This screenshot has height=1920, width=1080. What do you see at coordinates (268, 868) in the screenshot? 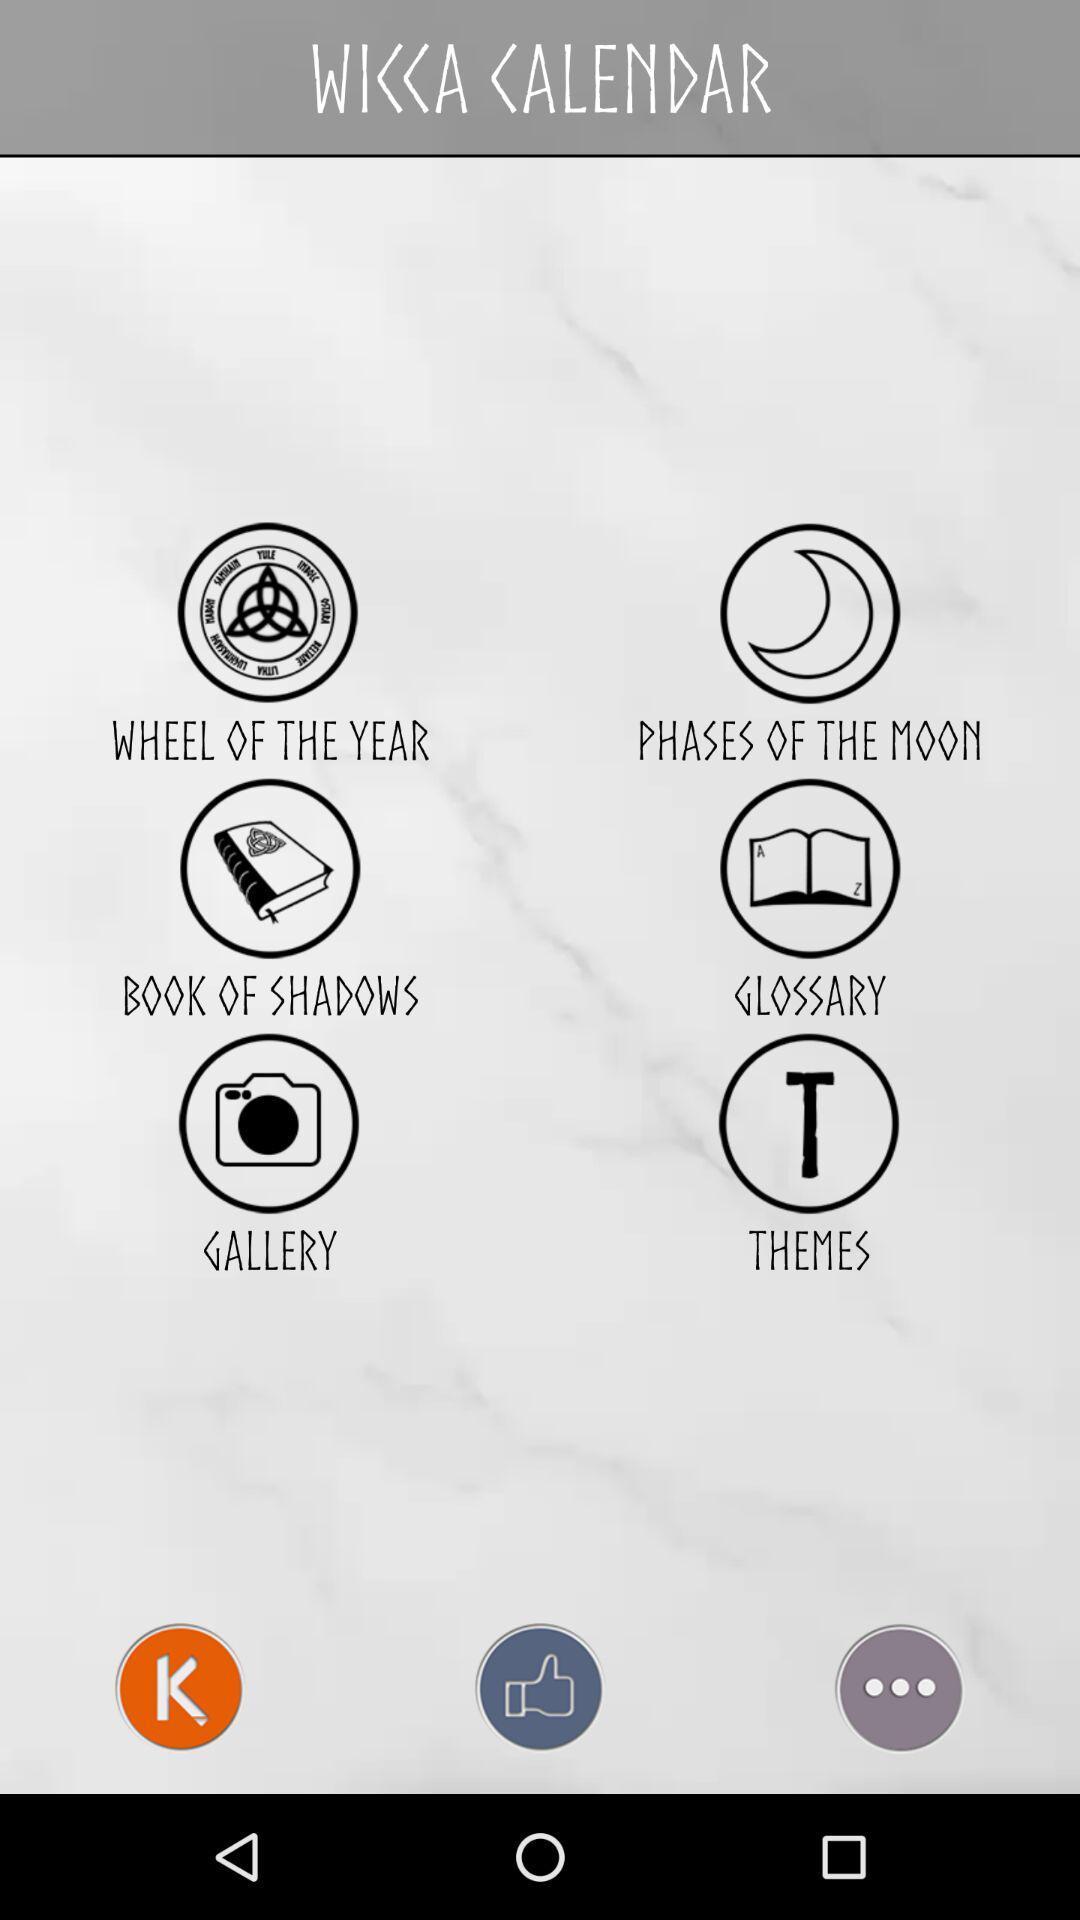
I see `the item above book of shadows icon` at bounding box center [268, 868].